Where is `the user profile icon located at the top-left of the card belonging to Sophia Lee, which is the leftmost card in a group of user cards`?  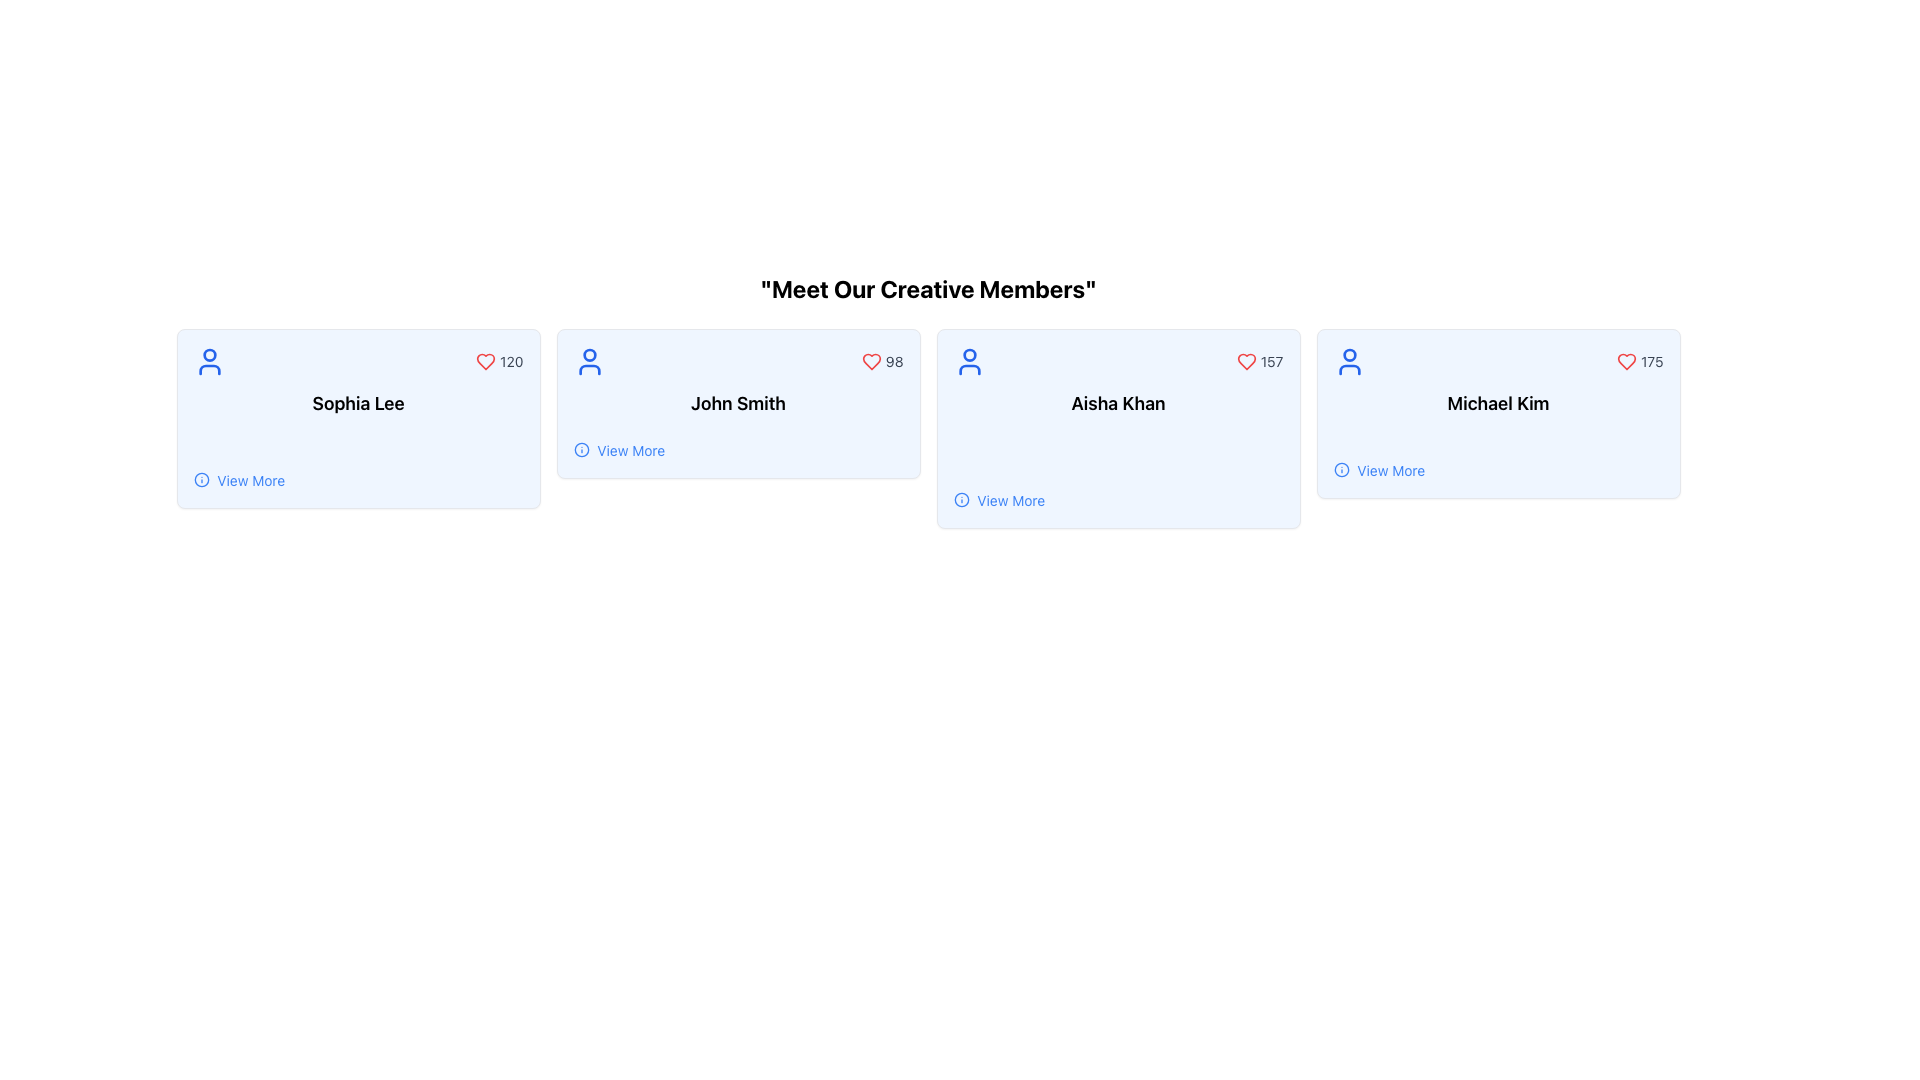 the user profile icon located at the top-left of the card belonging to Sophia Lee, which is the leftmost card in a group of user cards is located at coordinates (209, 362).